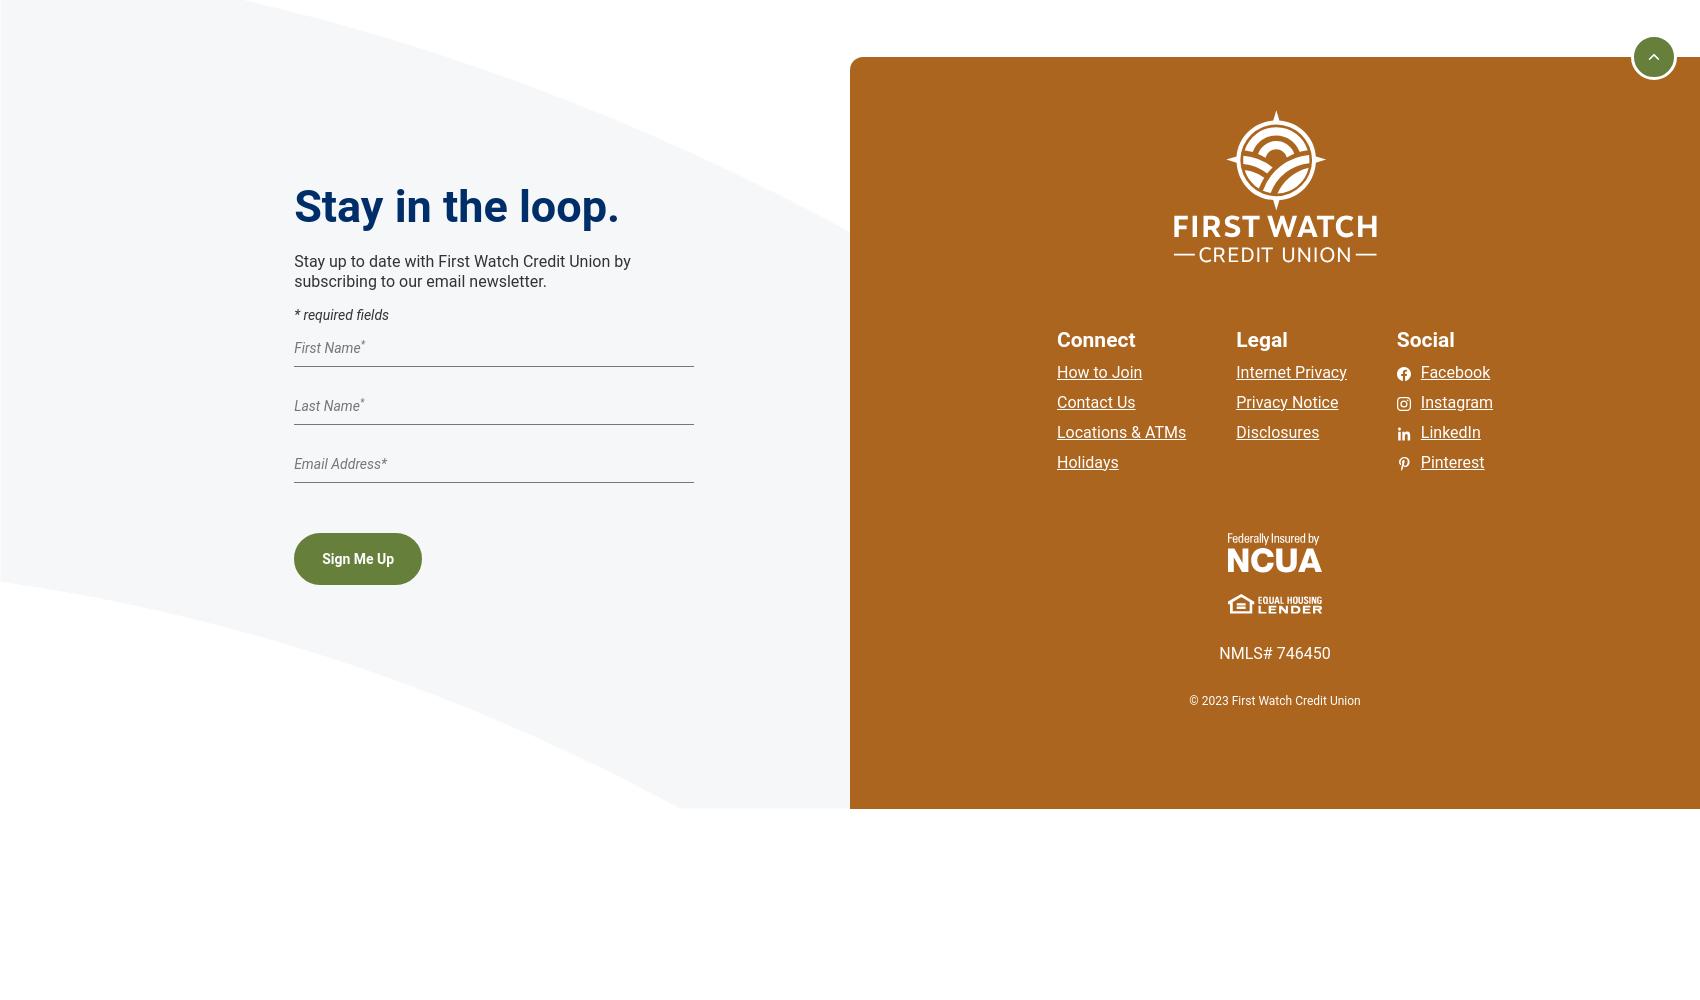 The image size is (1700, 1000). Describe the element at coordinates (1235, 401) in the screenshot. I see `'Privacy Notice'` at that location.